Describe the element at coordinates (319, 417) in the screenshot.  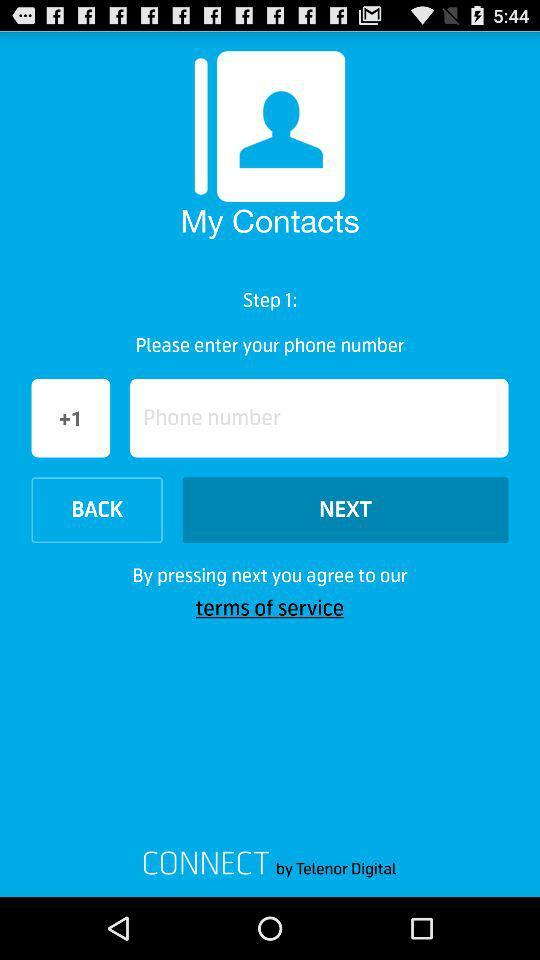
I see `button next to +1 button` at that location.